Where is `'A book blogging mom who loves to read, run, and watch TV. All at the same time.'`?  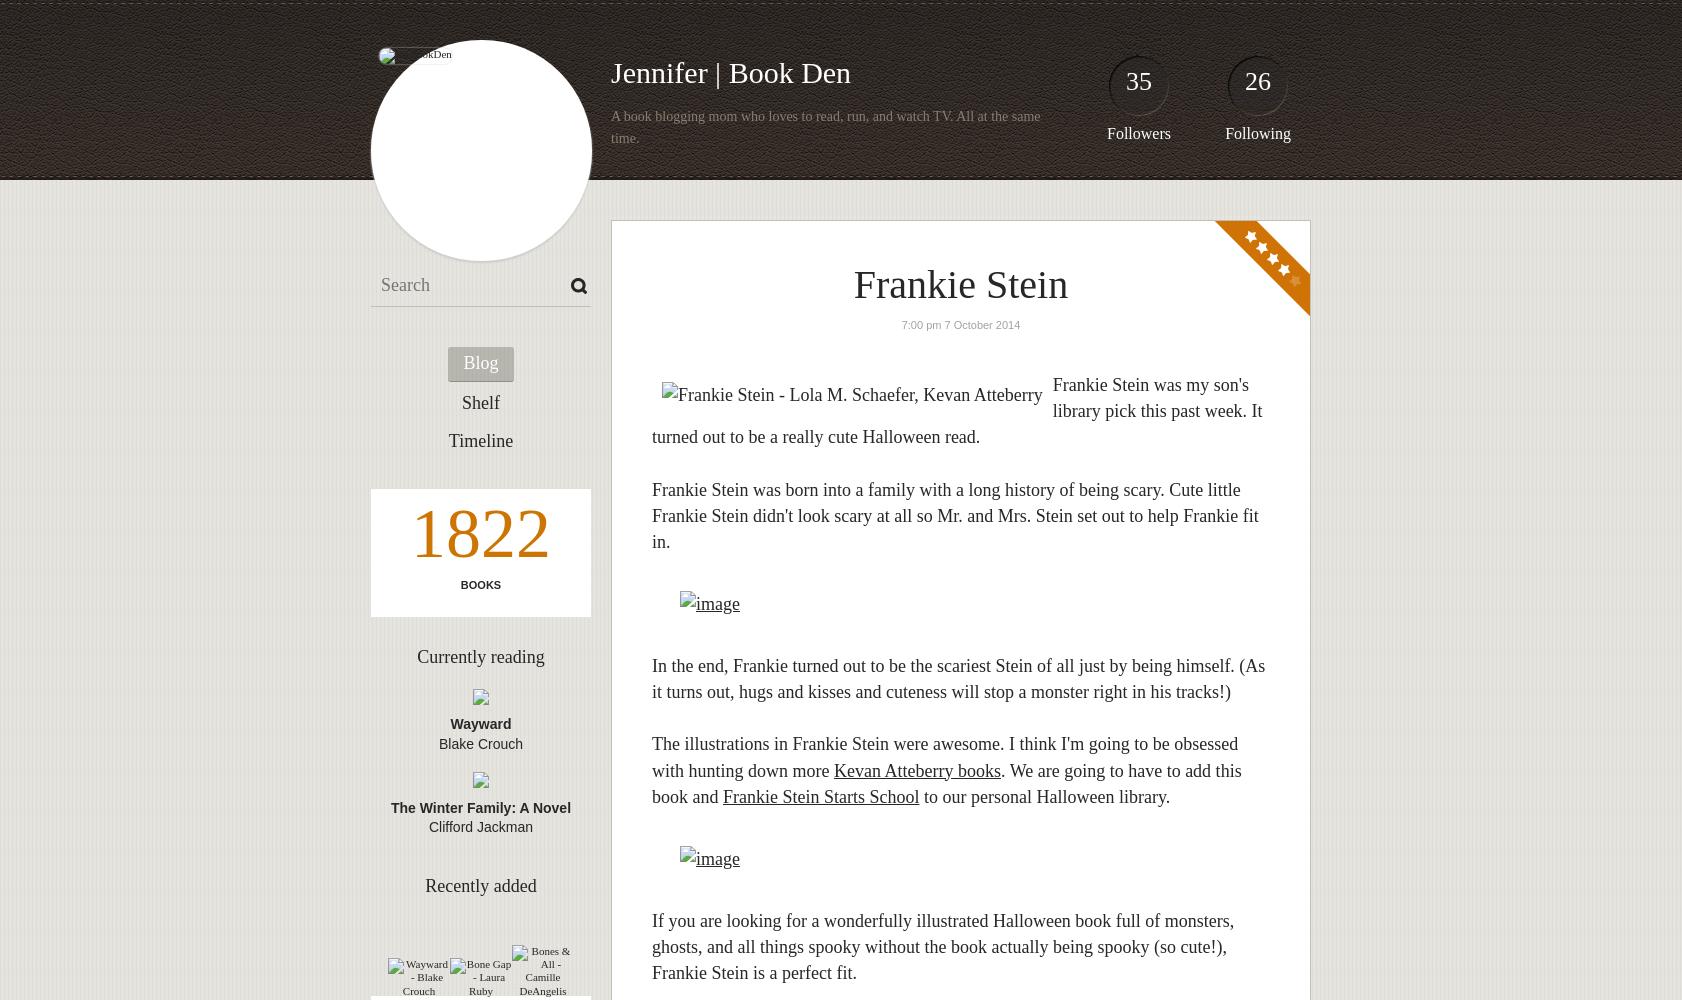
'A book blogging mom who loves to read, run, and watch TV. All at the same time.' is located at coordinates (825, 127).